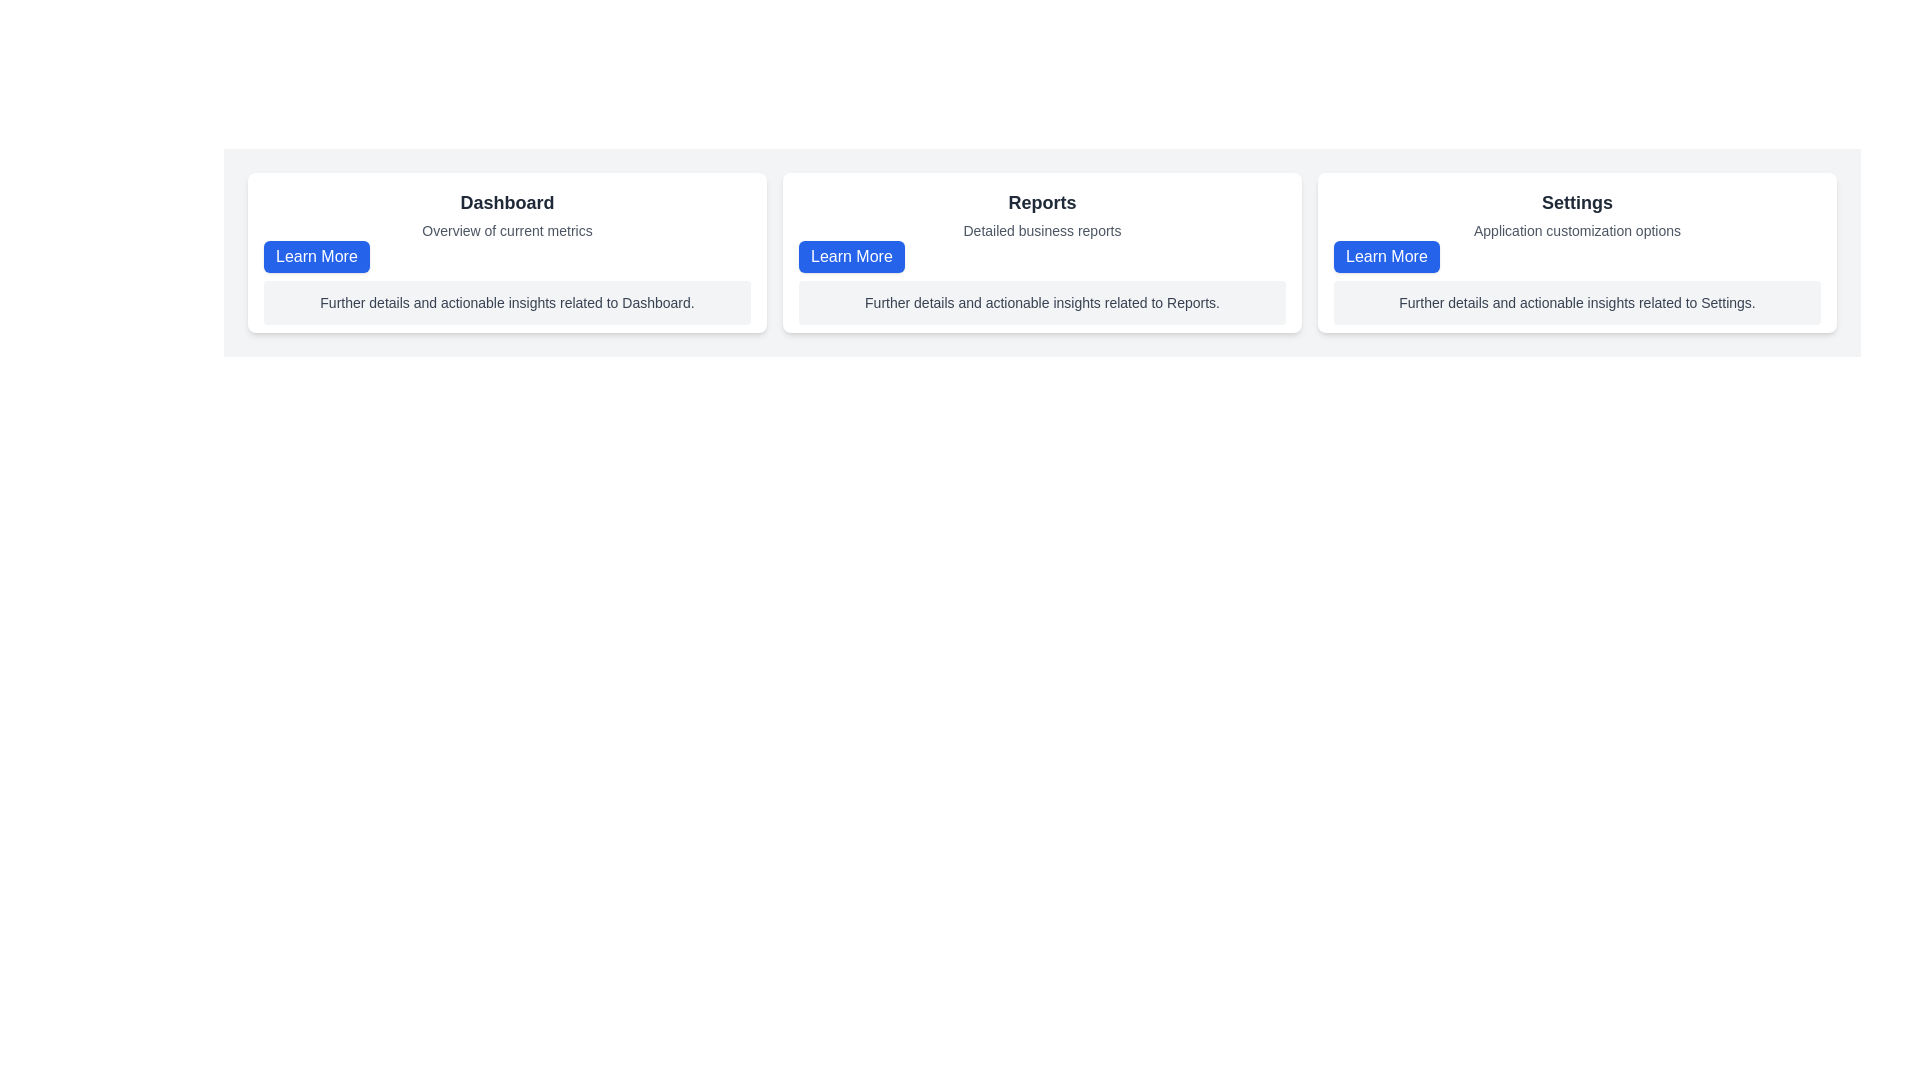  What do you see at coordinates (507, 230) in the screenshot?
I see `the static text label that provides additional descriptive information about the 'Dashboard', positioned below the larger 'Dashboard' text in the central section of the interface` at bounding box center [507, 230].